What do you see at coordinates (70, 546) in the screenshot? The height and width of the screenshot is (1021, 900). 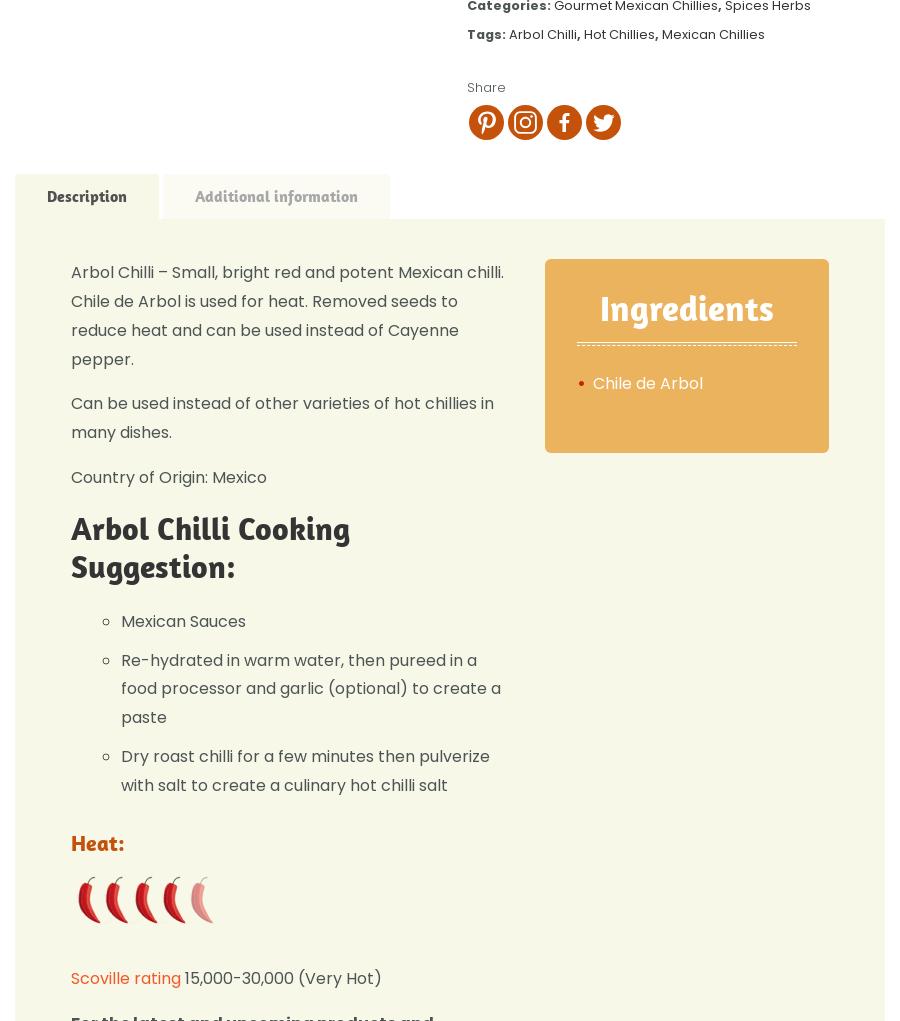 I see `'Arbol Chilli Cooking Suggestion:'` at bounding box center [70, 546].